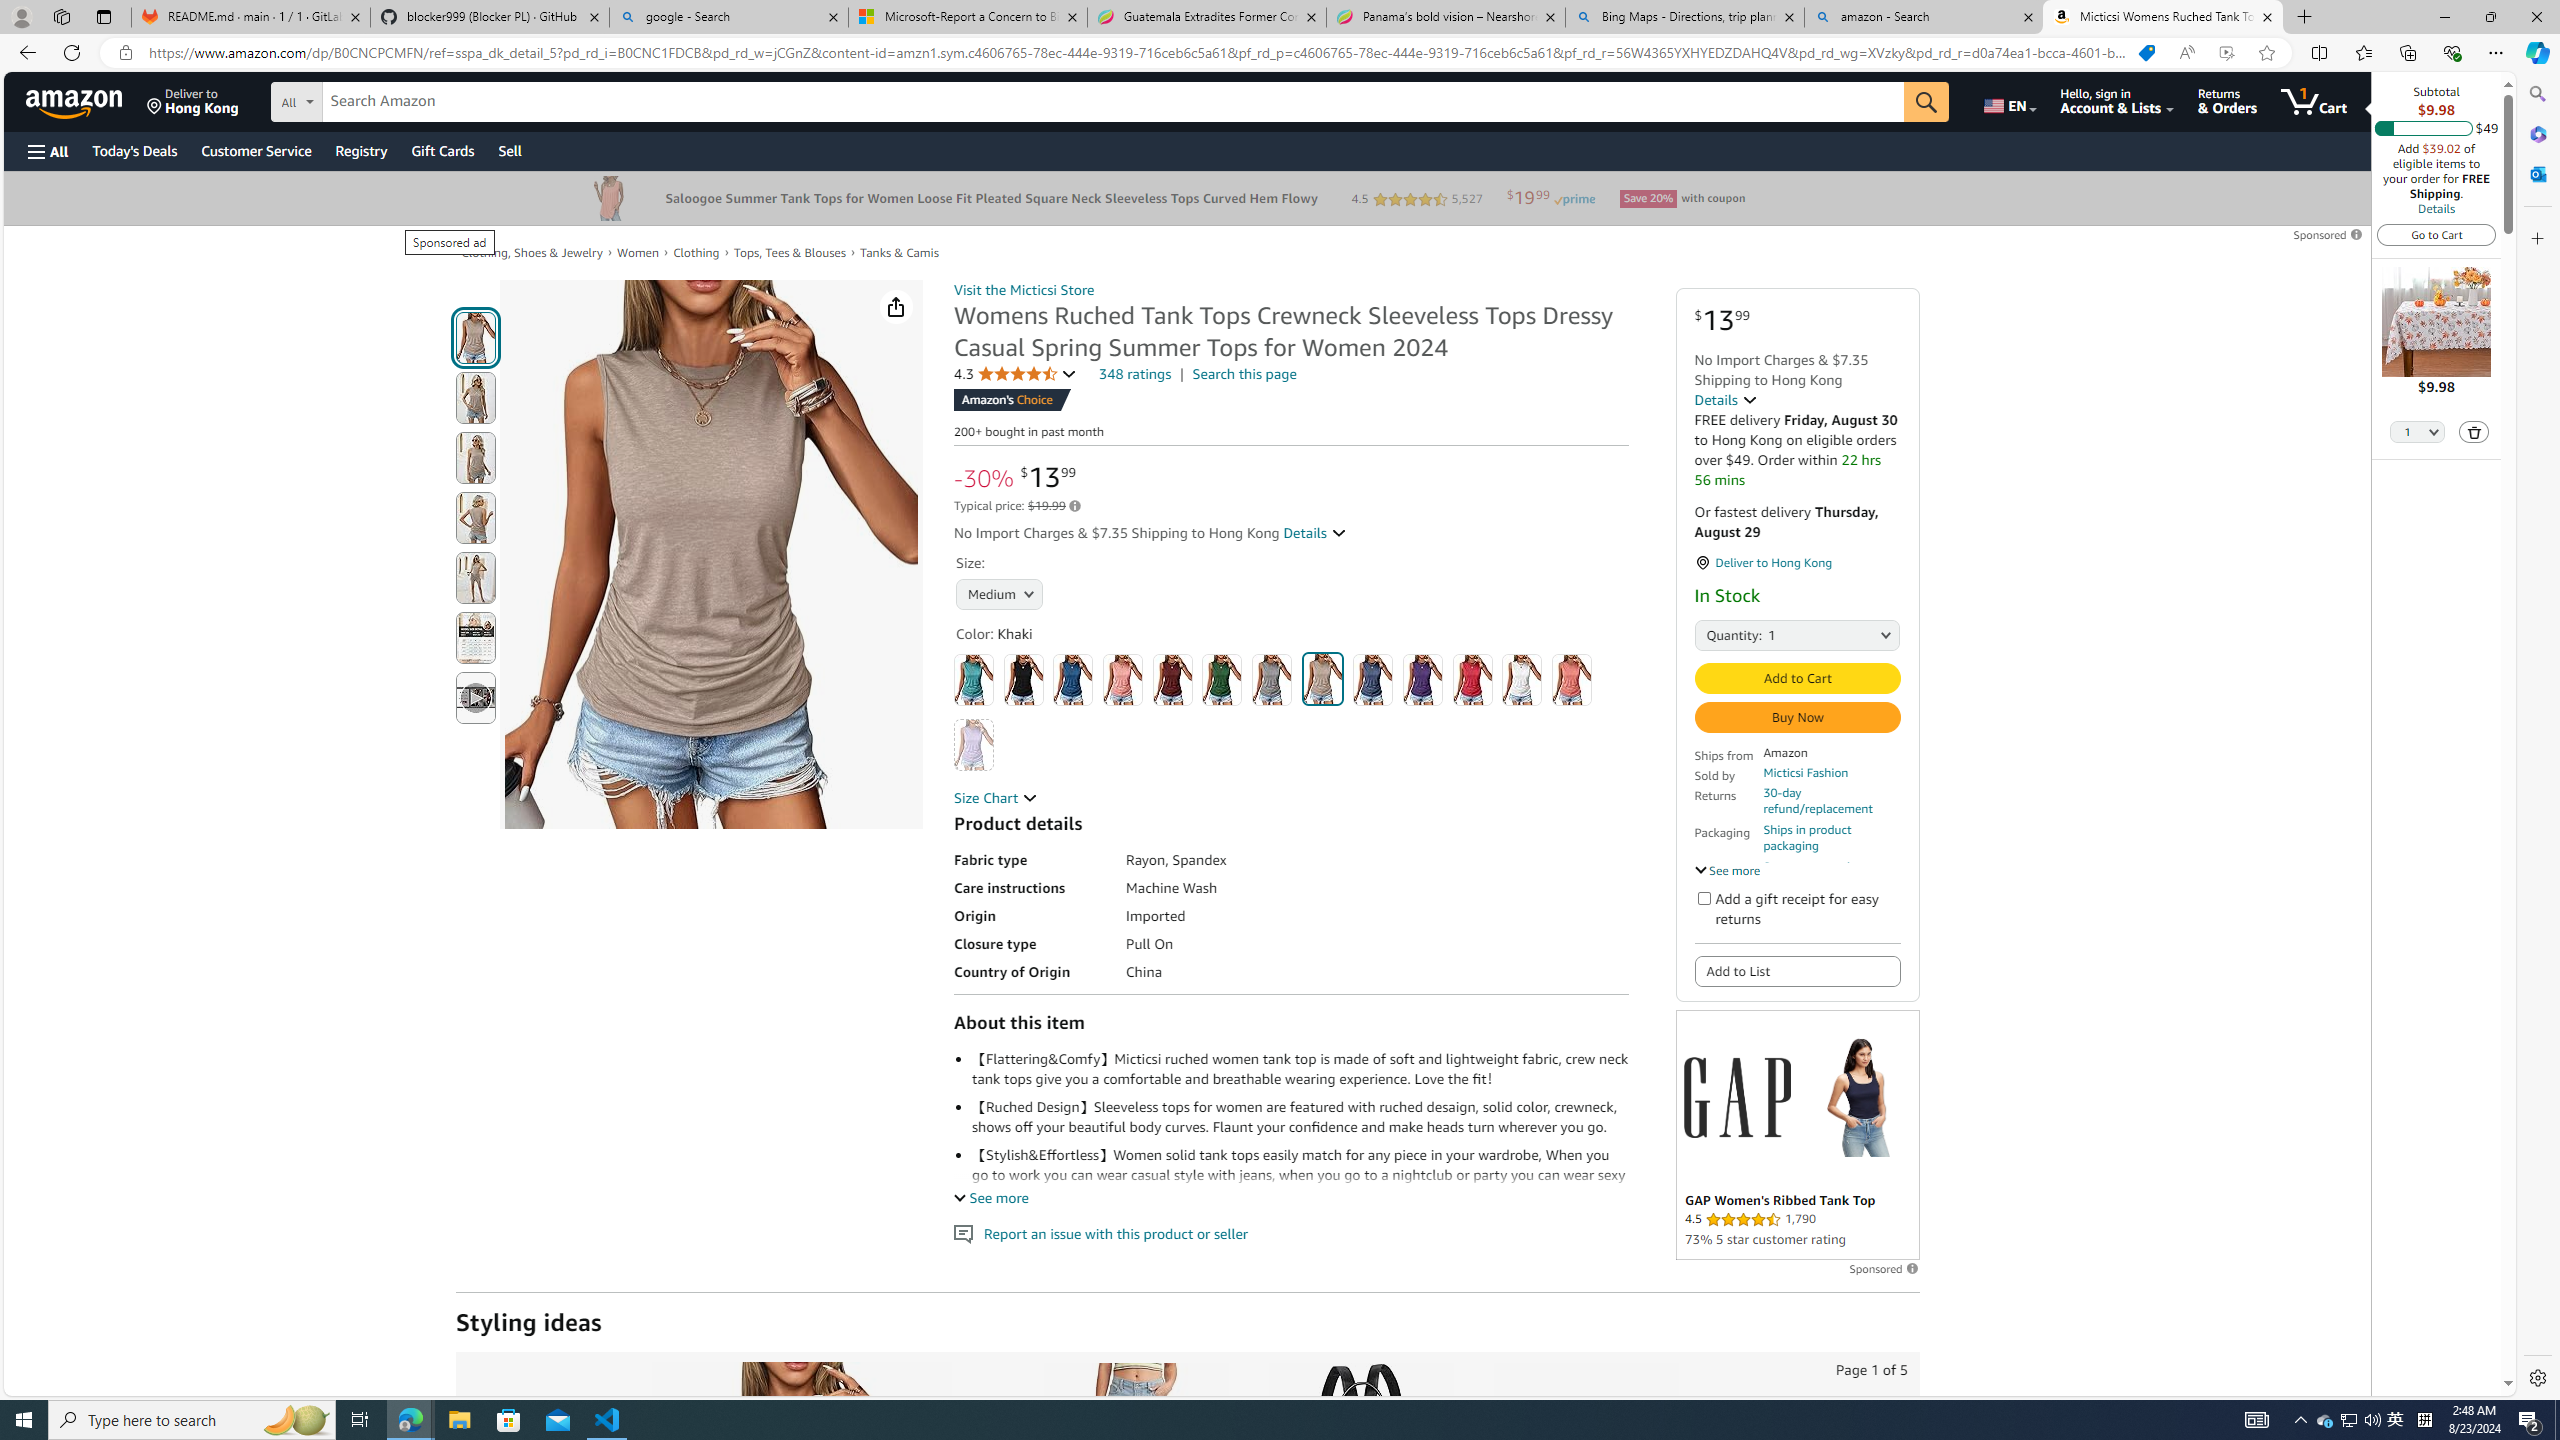 Image resolution: width=2560 pixels, height=1440 pixels. I want to click on 'Grey', so click(1271, 679).